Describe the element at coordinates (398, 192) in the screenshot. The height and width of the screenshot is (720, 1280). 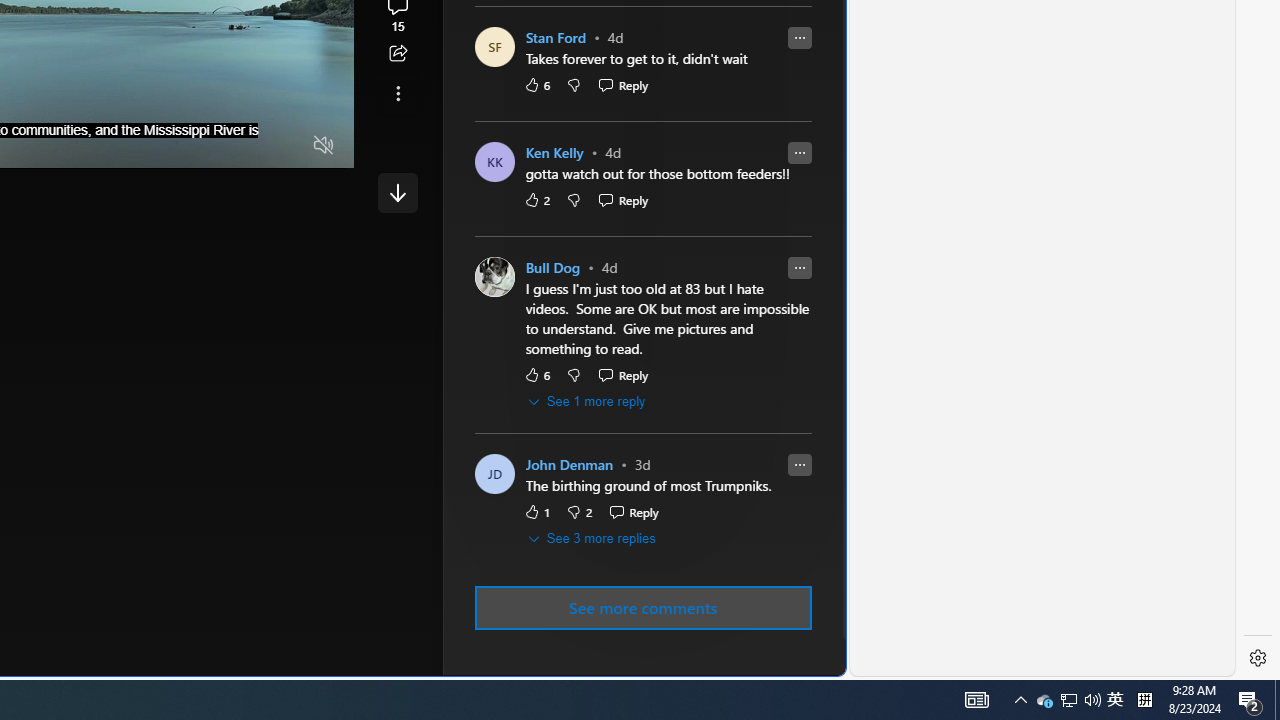
I see `'Class: control'` at that location.